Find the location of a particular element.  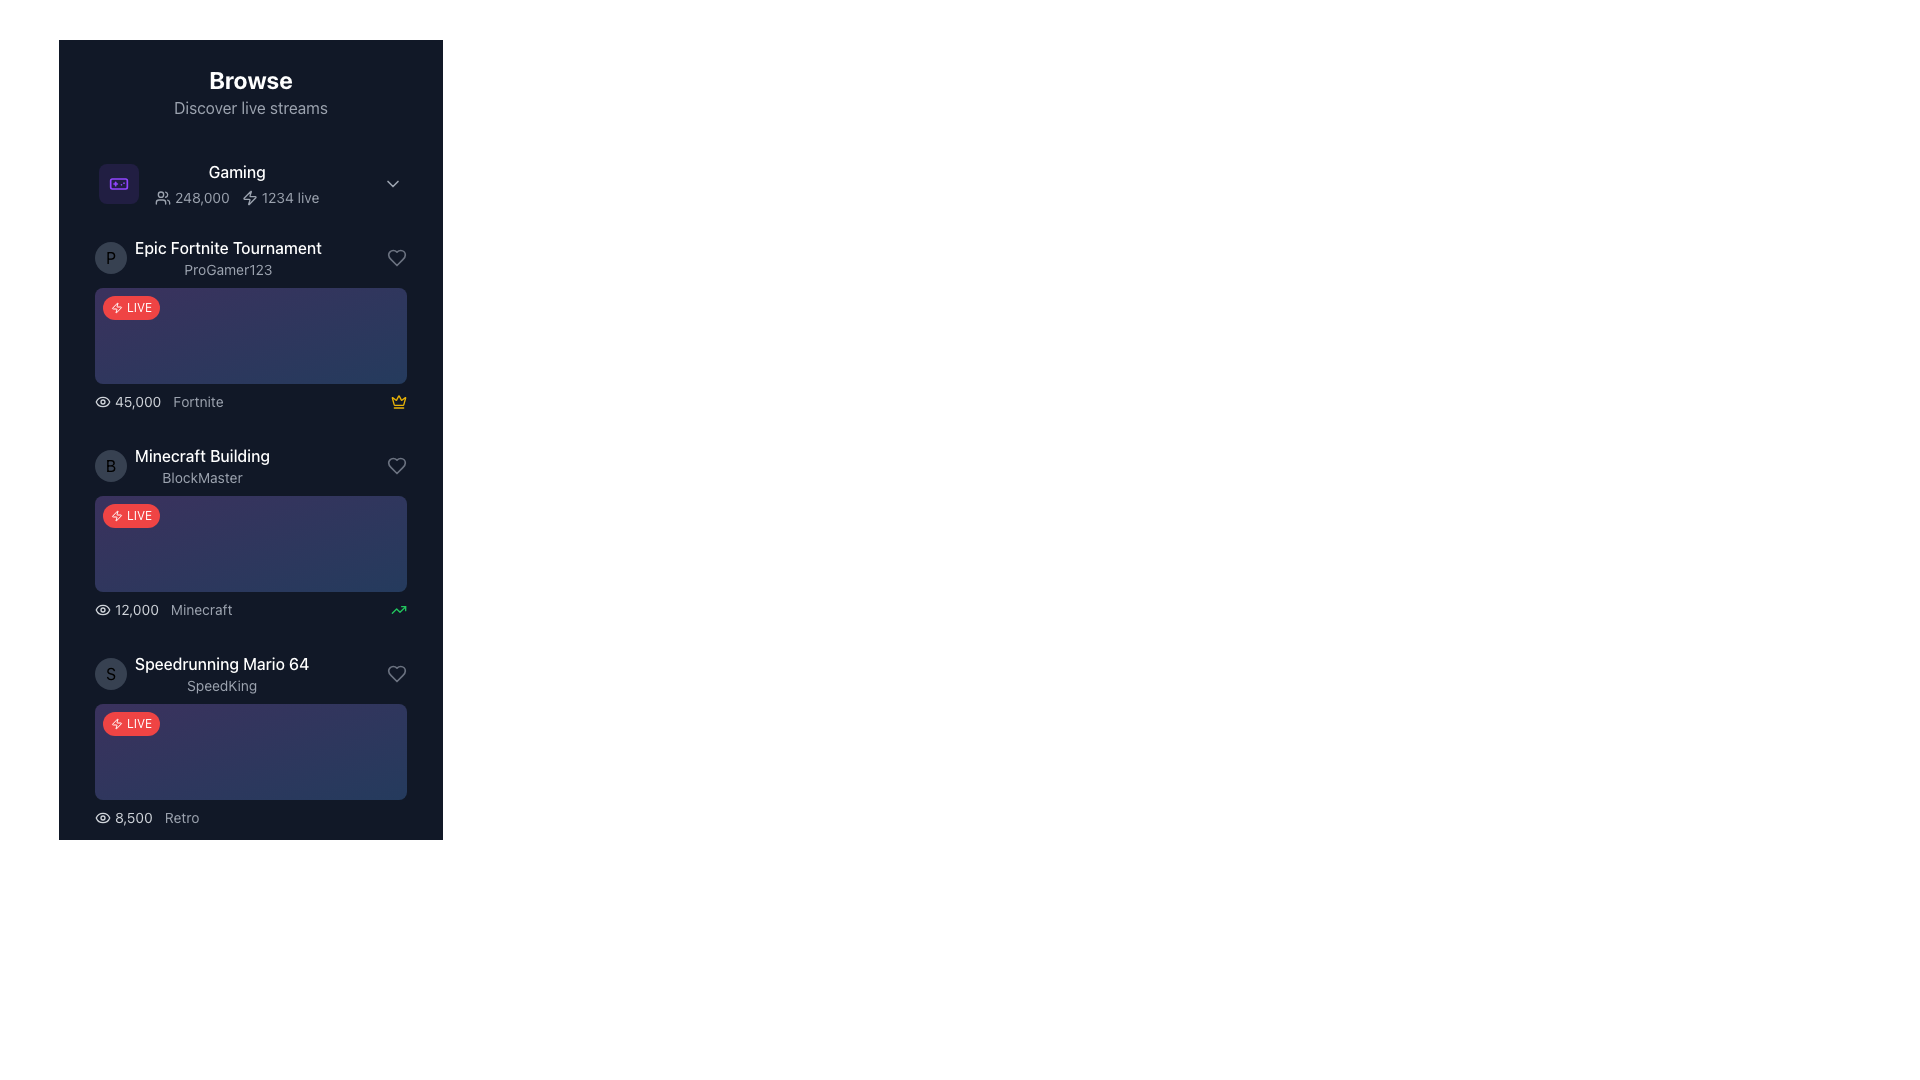

the chevron icon in the top-right corner of the 'Gaming' section is located at coordinates (393, 184).